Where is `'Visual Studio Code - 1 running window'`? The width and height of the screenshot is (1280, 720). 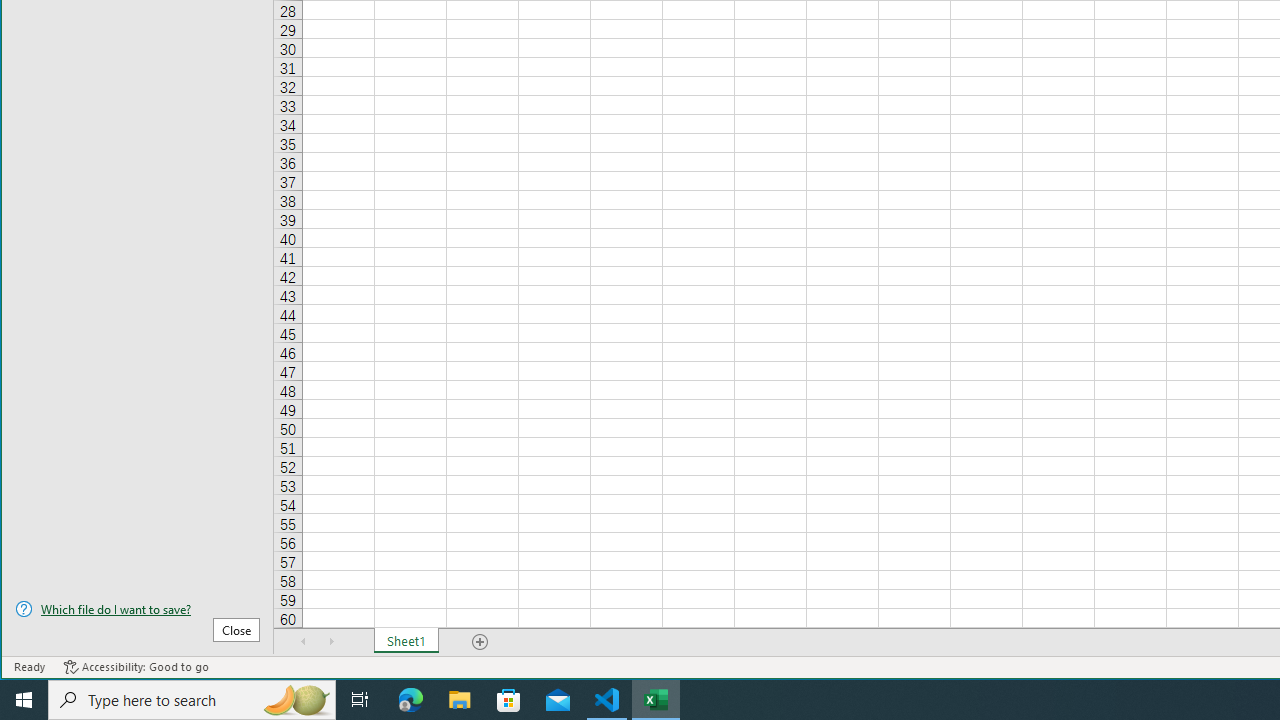
'Visual Studio Code - 1 running window' is located at coordinates (606, 698).